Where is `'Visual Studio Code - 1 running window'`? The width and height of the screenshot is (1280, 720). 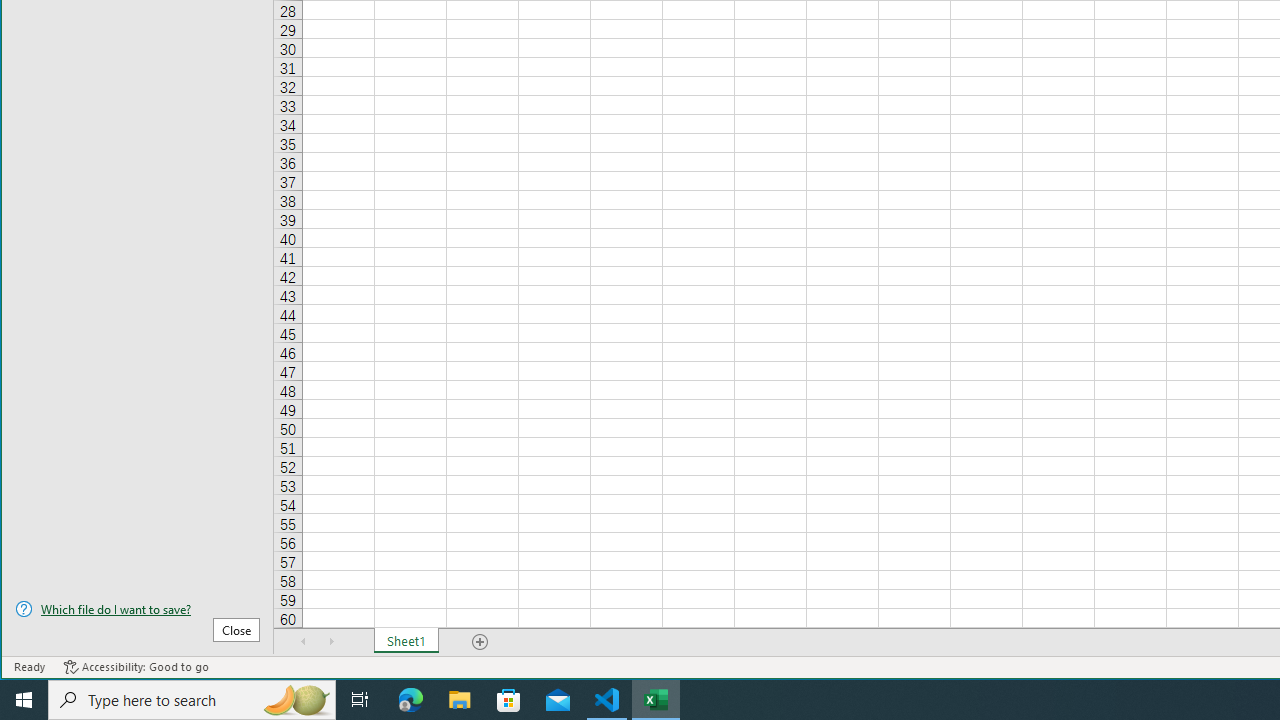
'Visual Studio Code - 1 running window' is located at coordinates (606, 698).